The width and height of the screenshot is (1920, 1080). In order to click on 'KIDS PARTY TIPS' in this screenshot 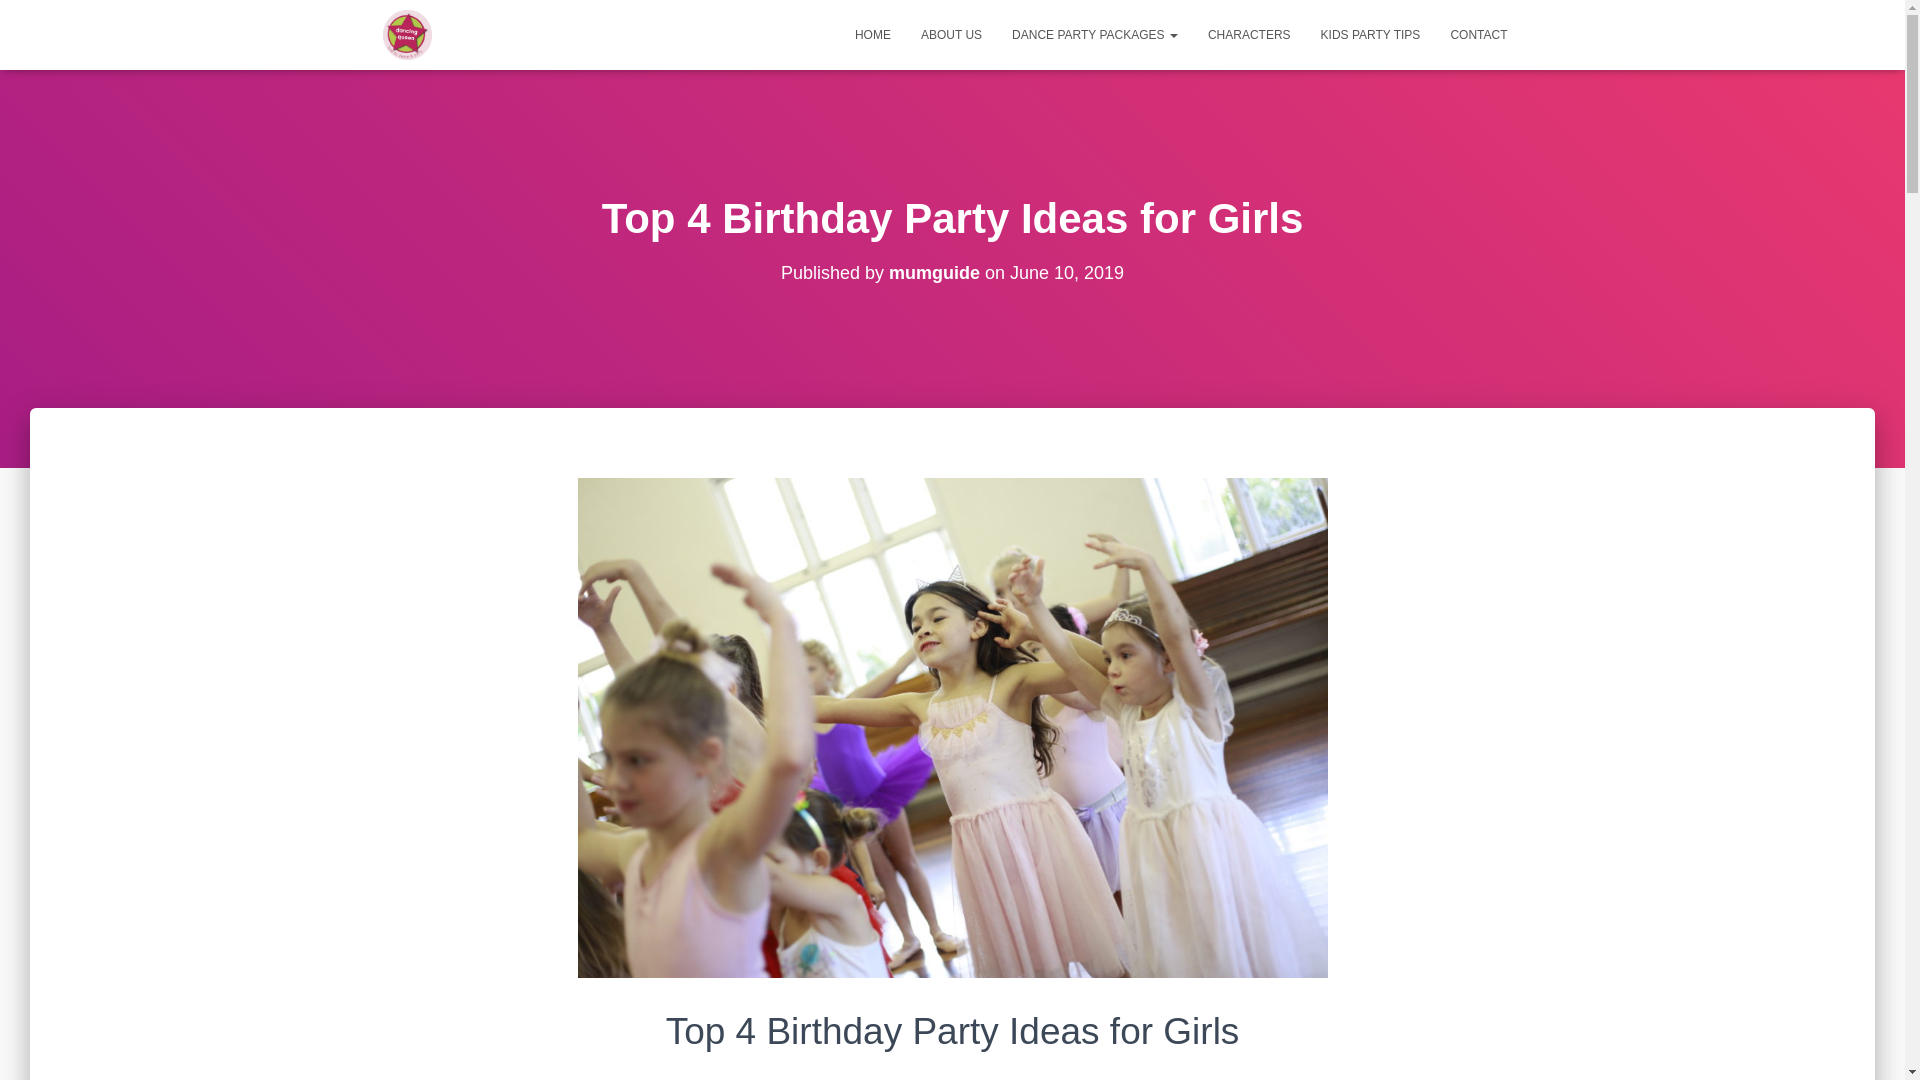, I will do `click(1370, 34)`.